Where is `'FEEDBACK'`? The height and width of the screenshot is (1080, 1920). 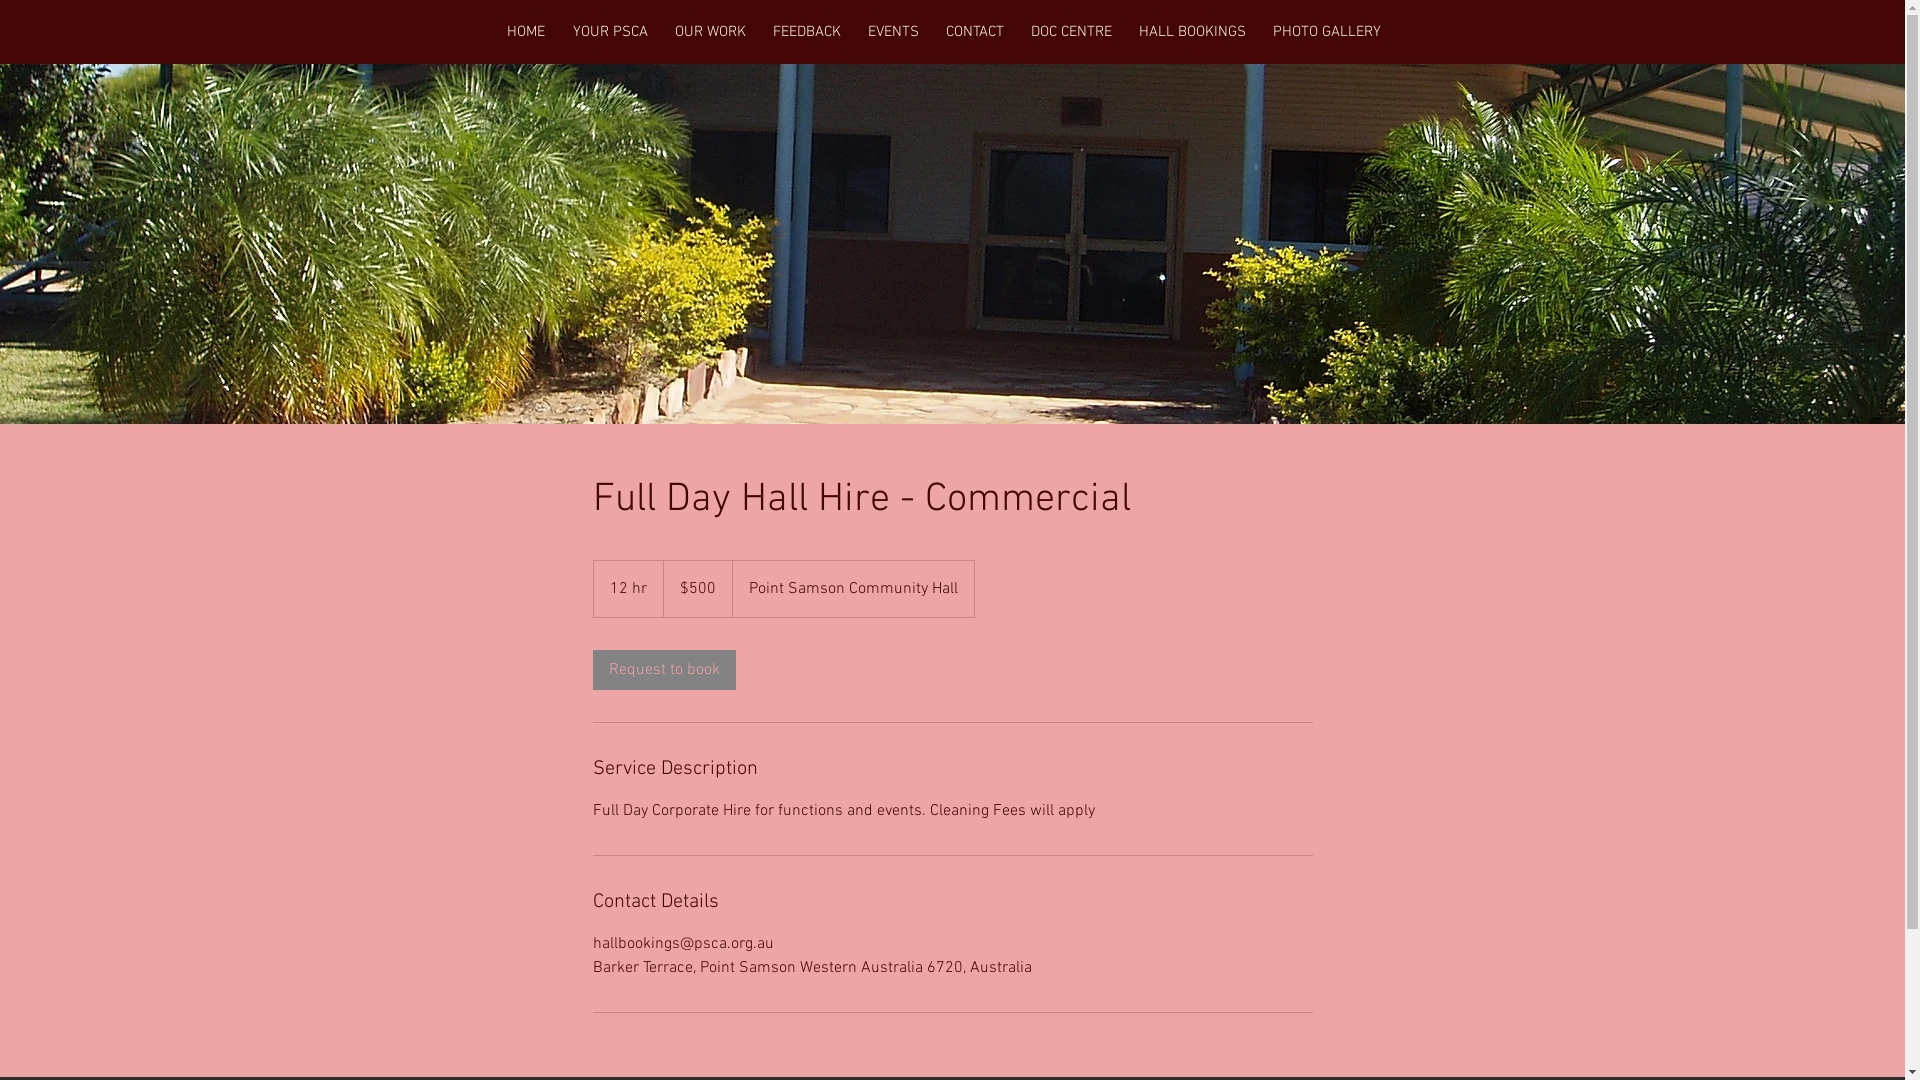
'FEEDBACK' is located at coordinates (807, 31).